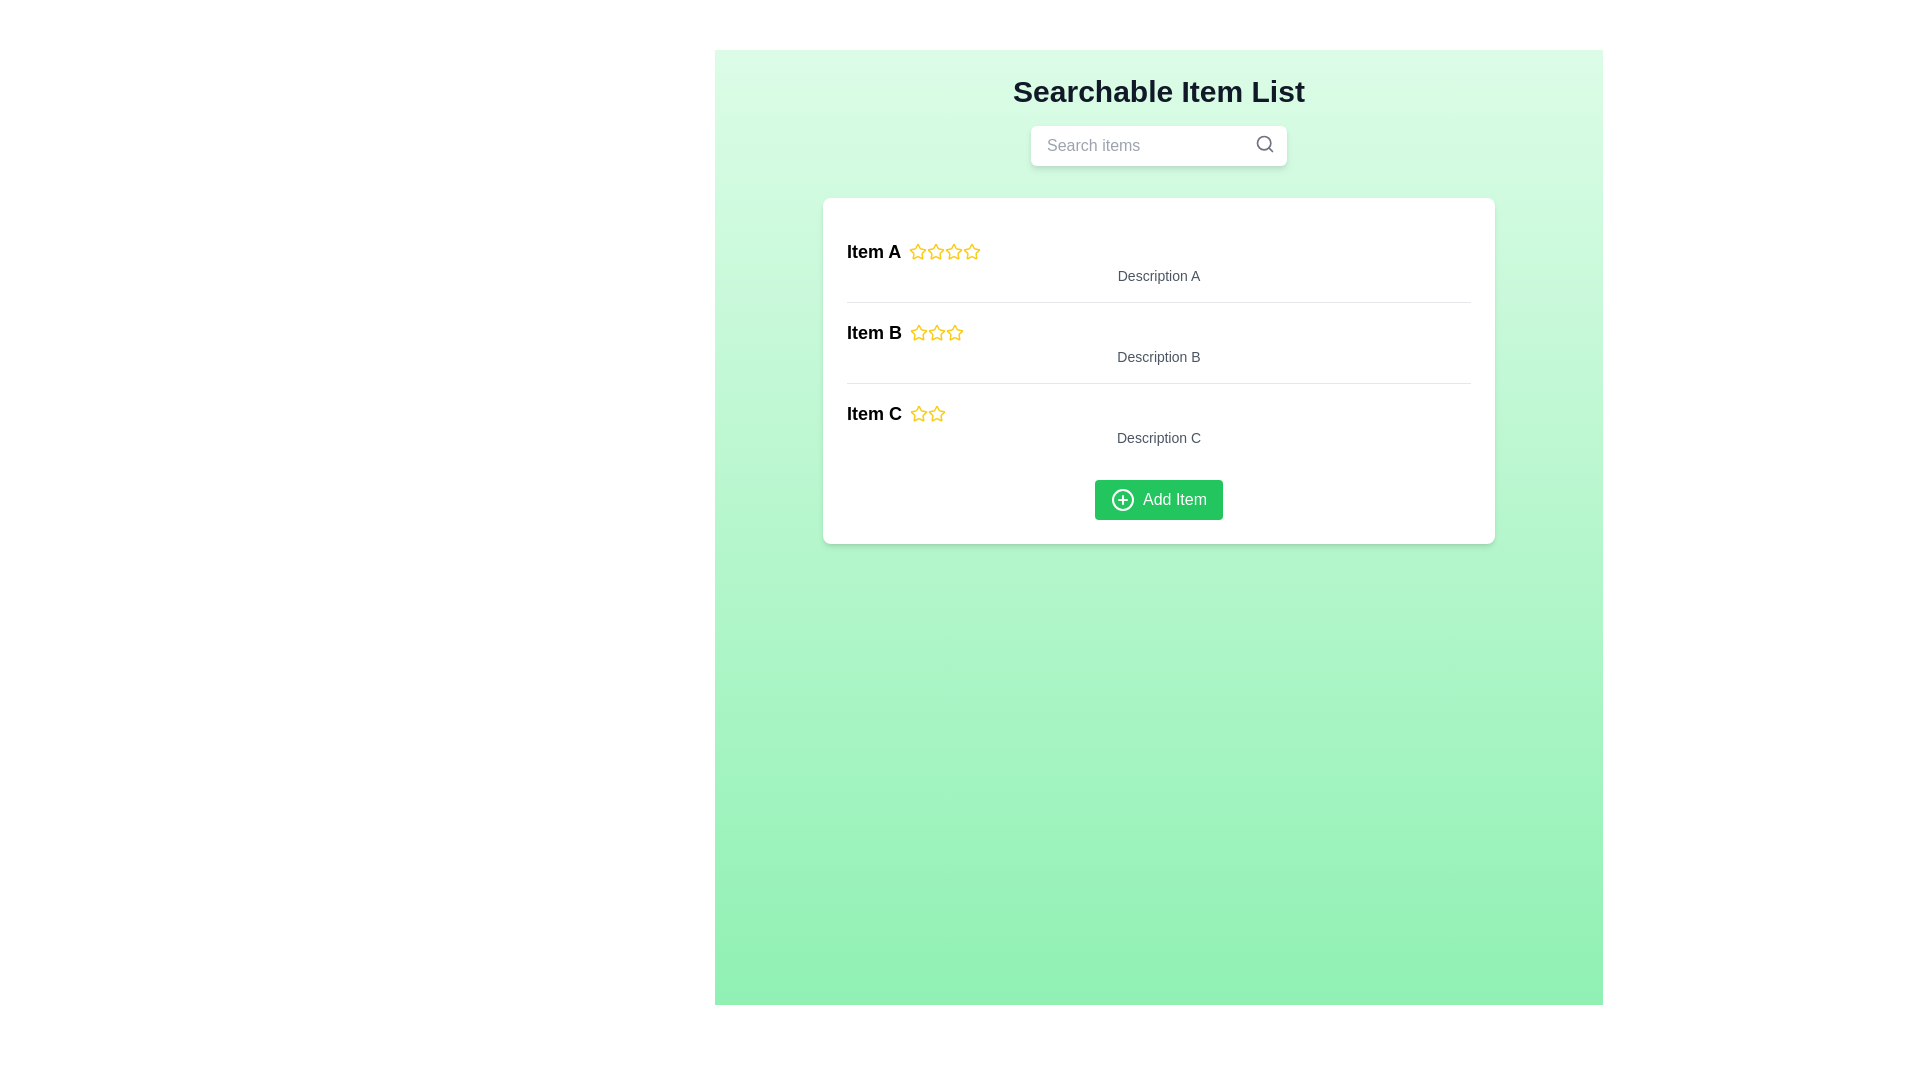  Describe the element at coordinates (1158, 370) in the screenshot. I see `the text label reading 'Description B', which is styled in a smaller gray font and located below 'Item B'` at that location.